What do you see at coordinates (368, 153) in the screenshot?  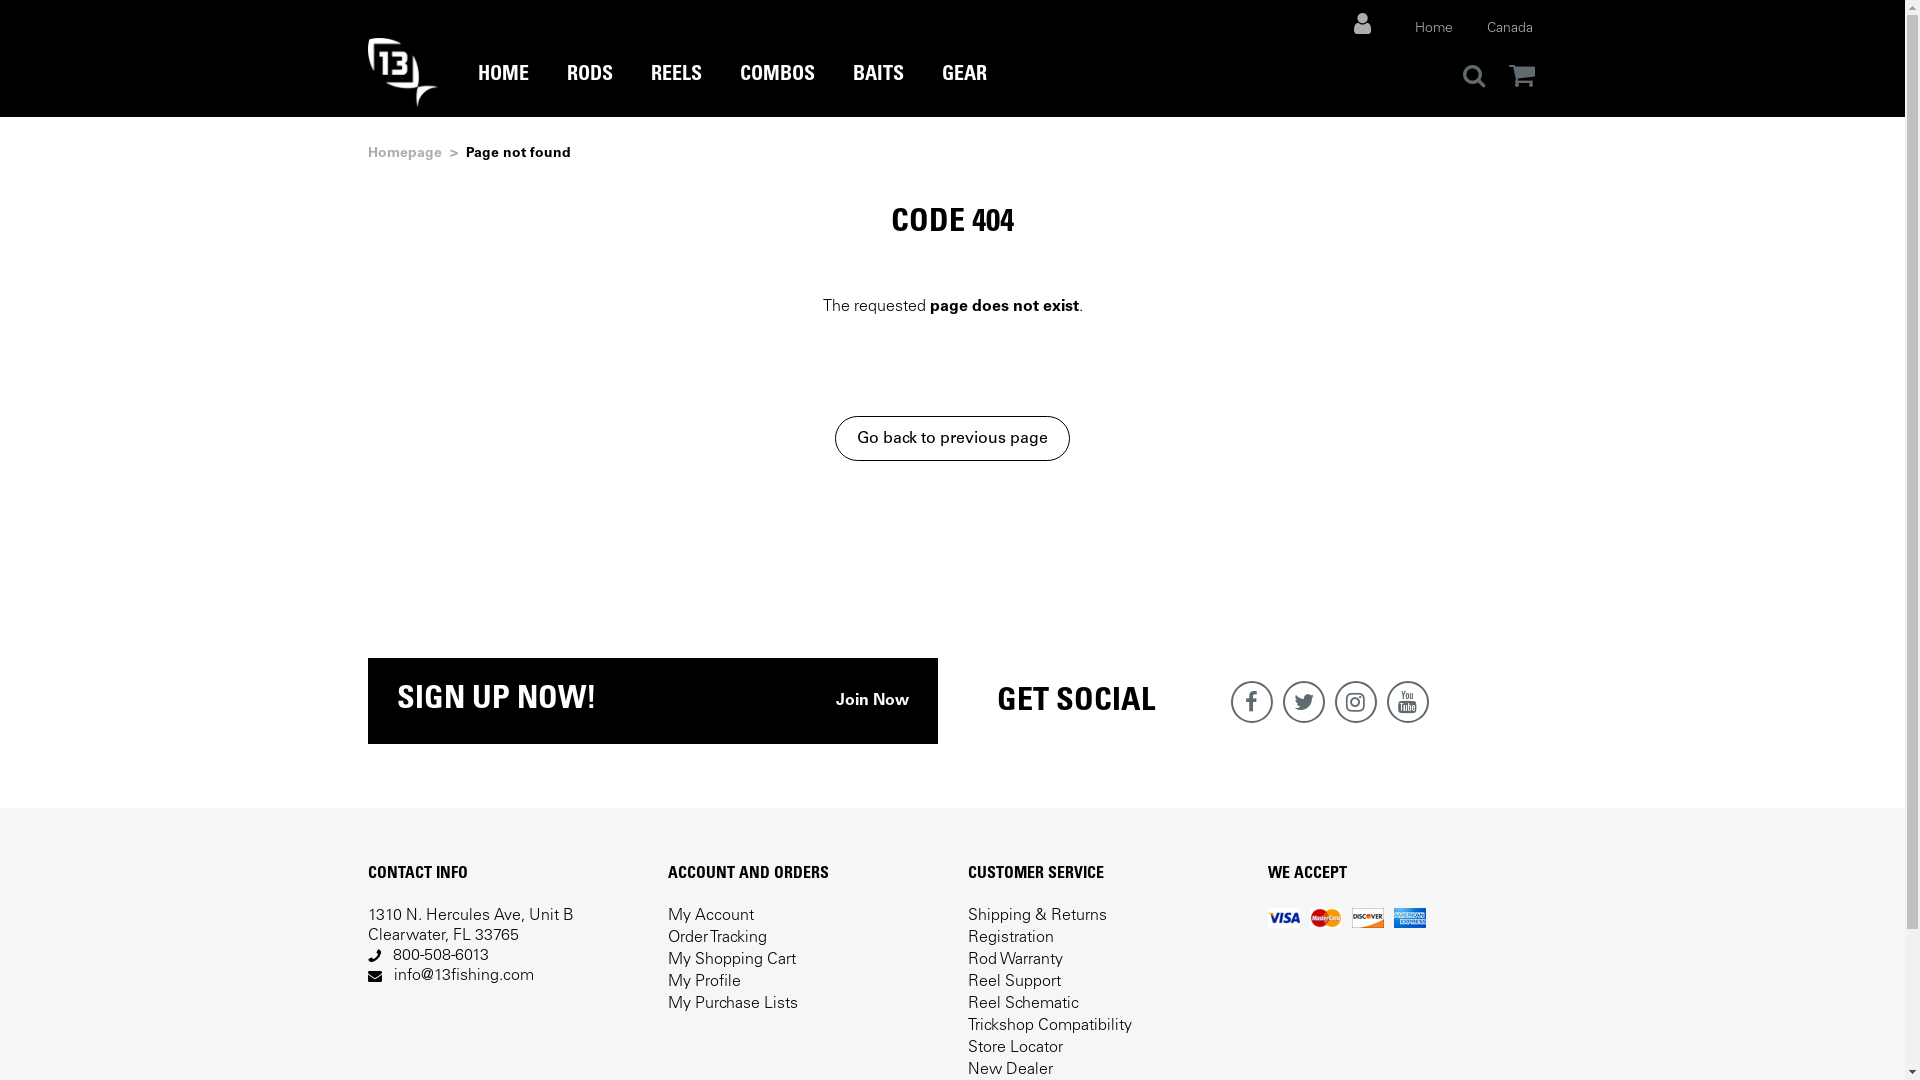 I see `'Homepage'` at bounding box center [368, 153].